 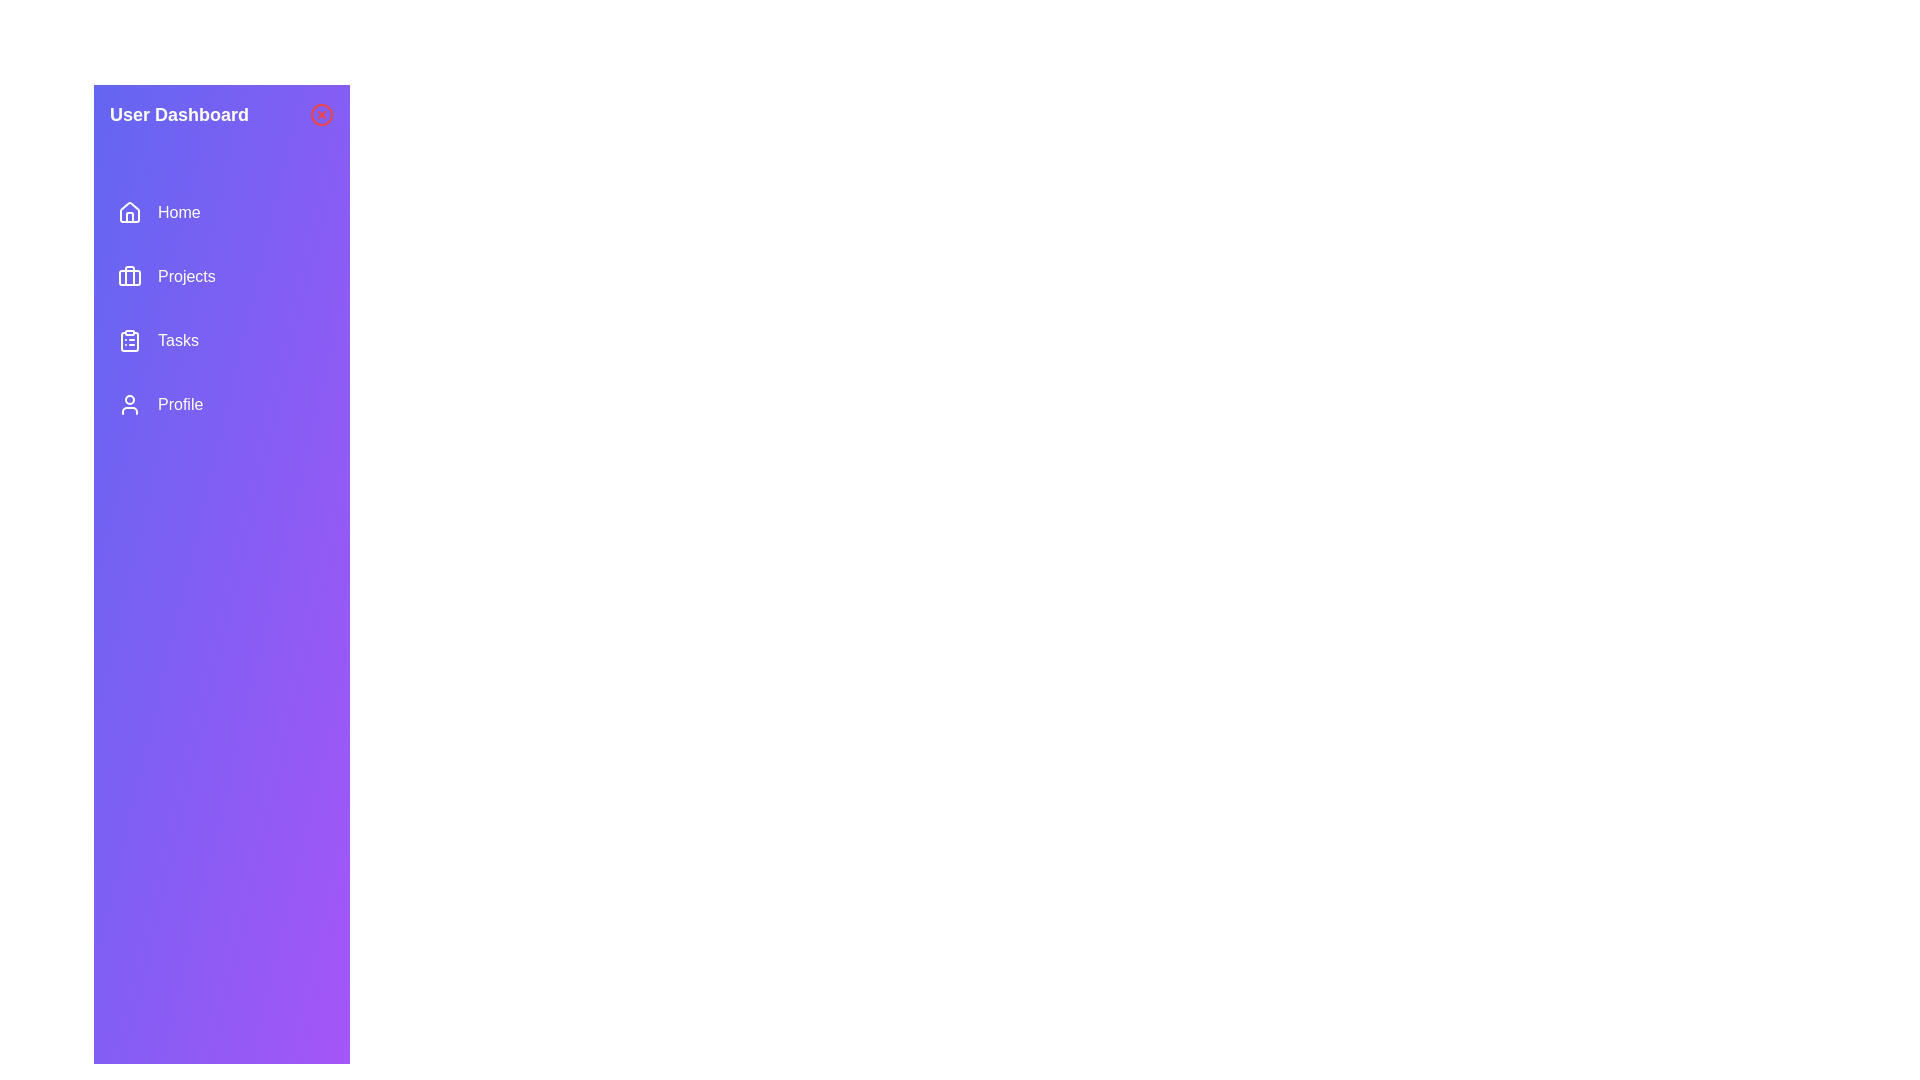 I want to click on the close button, which is a red circular button with an 'X' shape located to the right of the 'User Dashboard' text in the sidebar, so click(x=321, y=115).